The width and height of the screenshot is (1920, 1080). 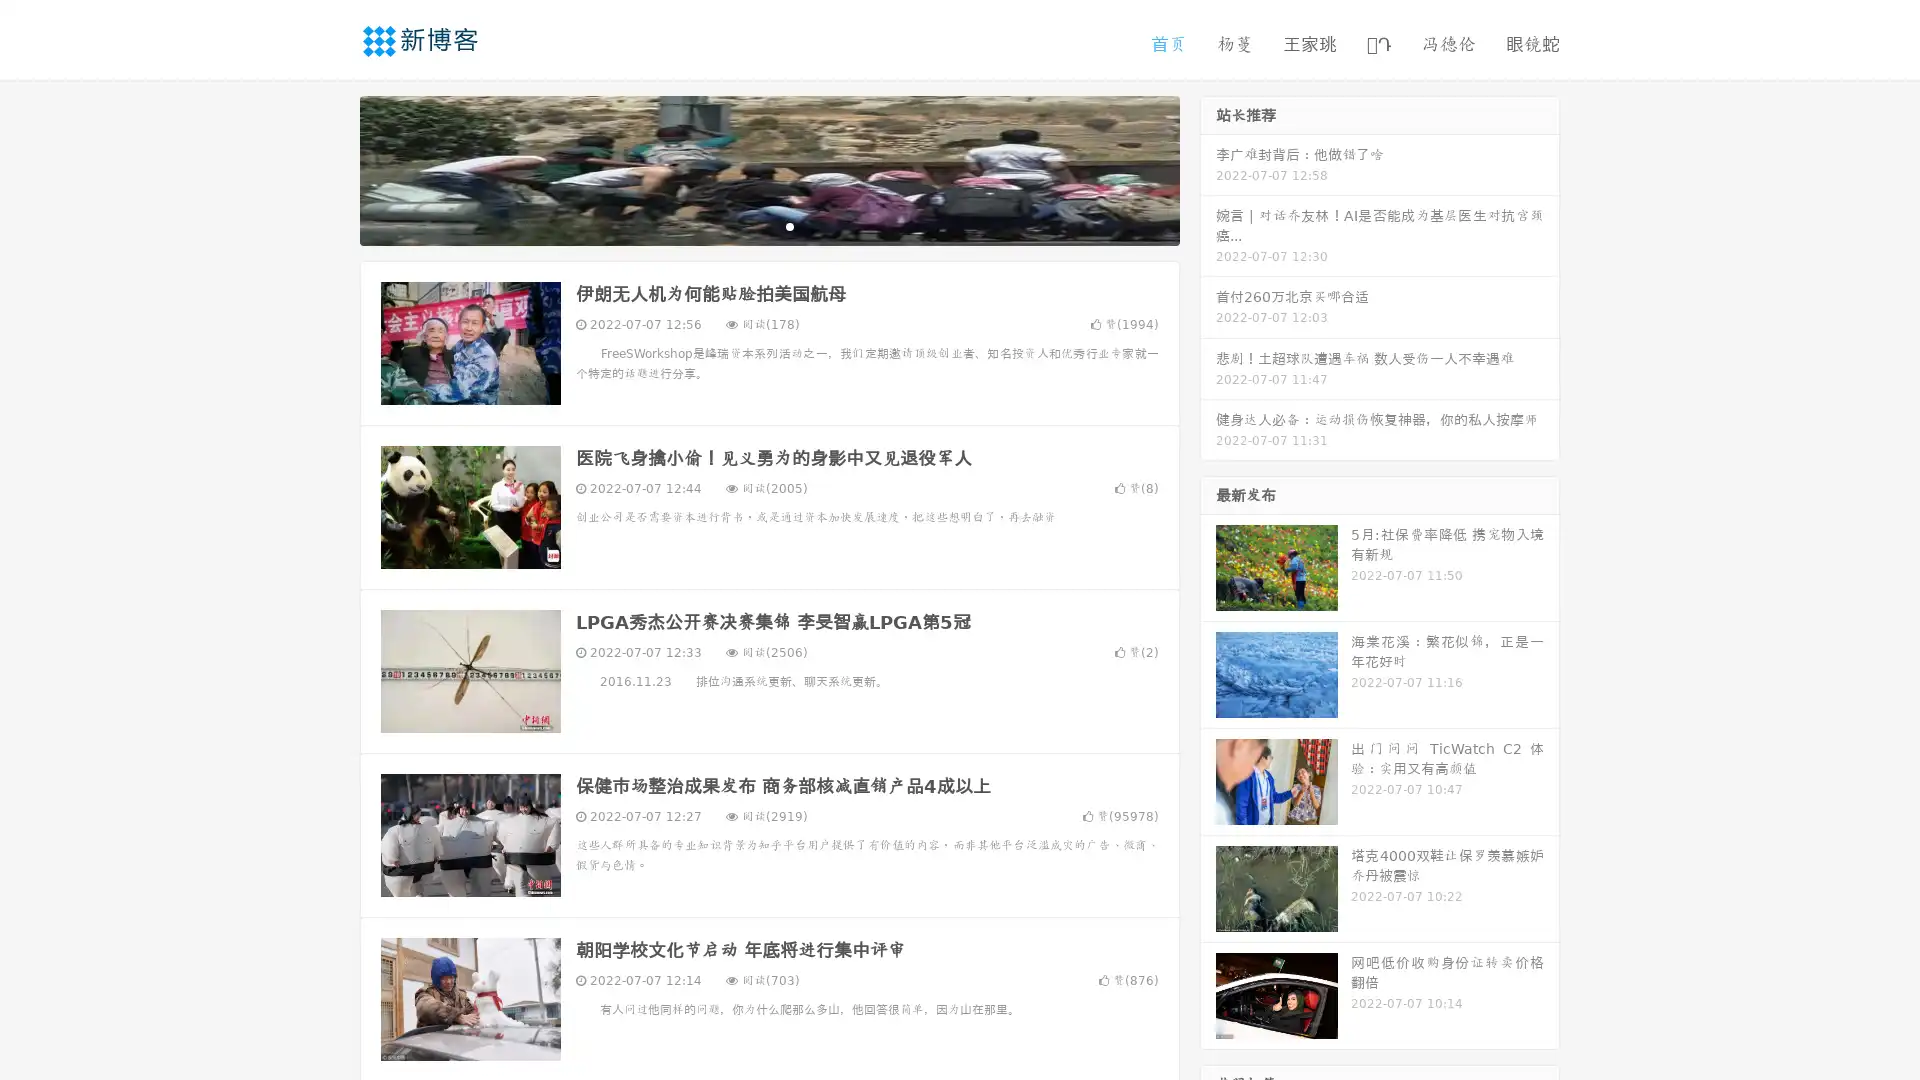 I want to click on Go to slide 2, so click(x=768, y=225).